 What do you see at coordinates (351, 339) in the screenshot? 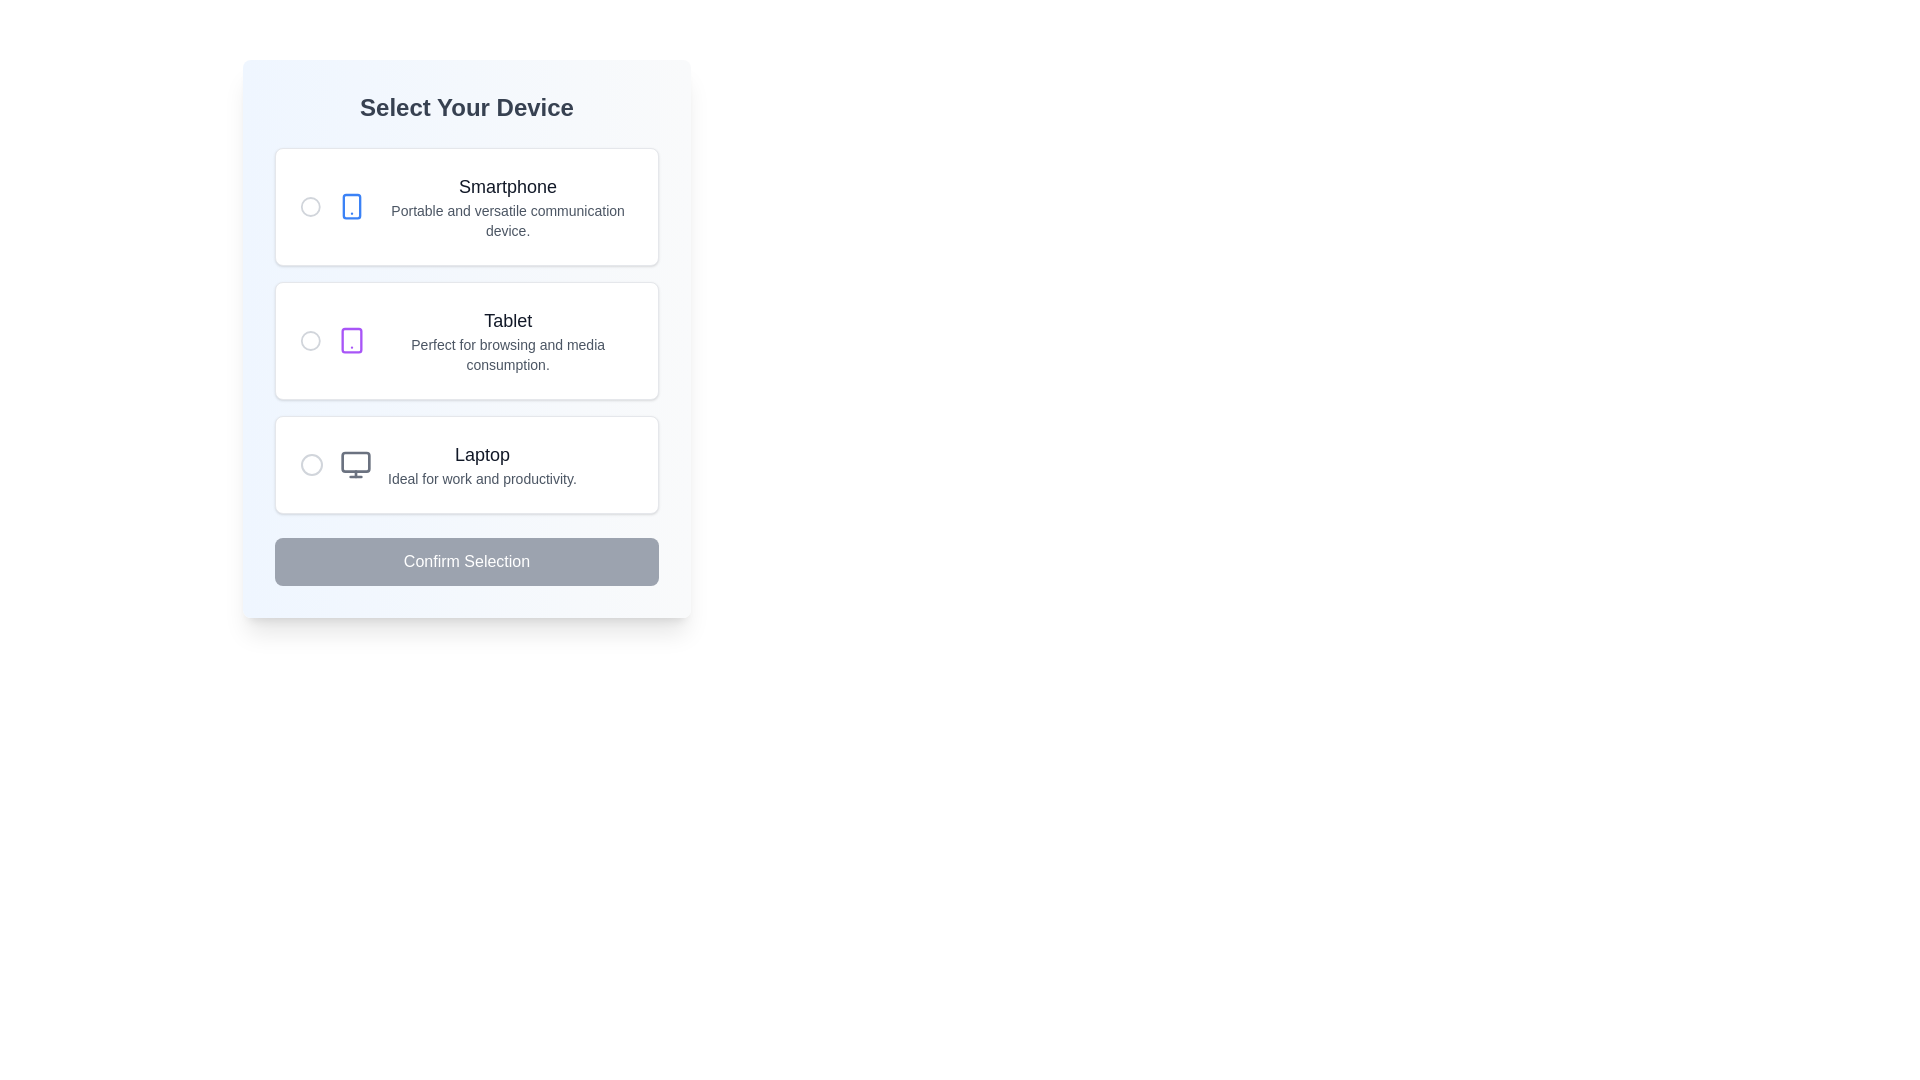
I see `the tablet icon, which is a minimalistic rectangular frame with a home button, located in the selection card labeled 'Tablet', next to the description 'Tablet Perfect for browsing and media consumption.'` at bounding box center [351, 339].